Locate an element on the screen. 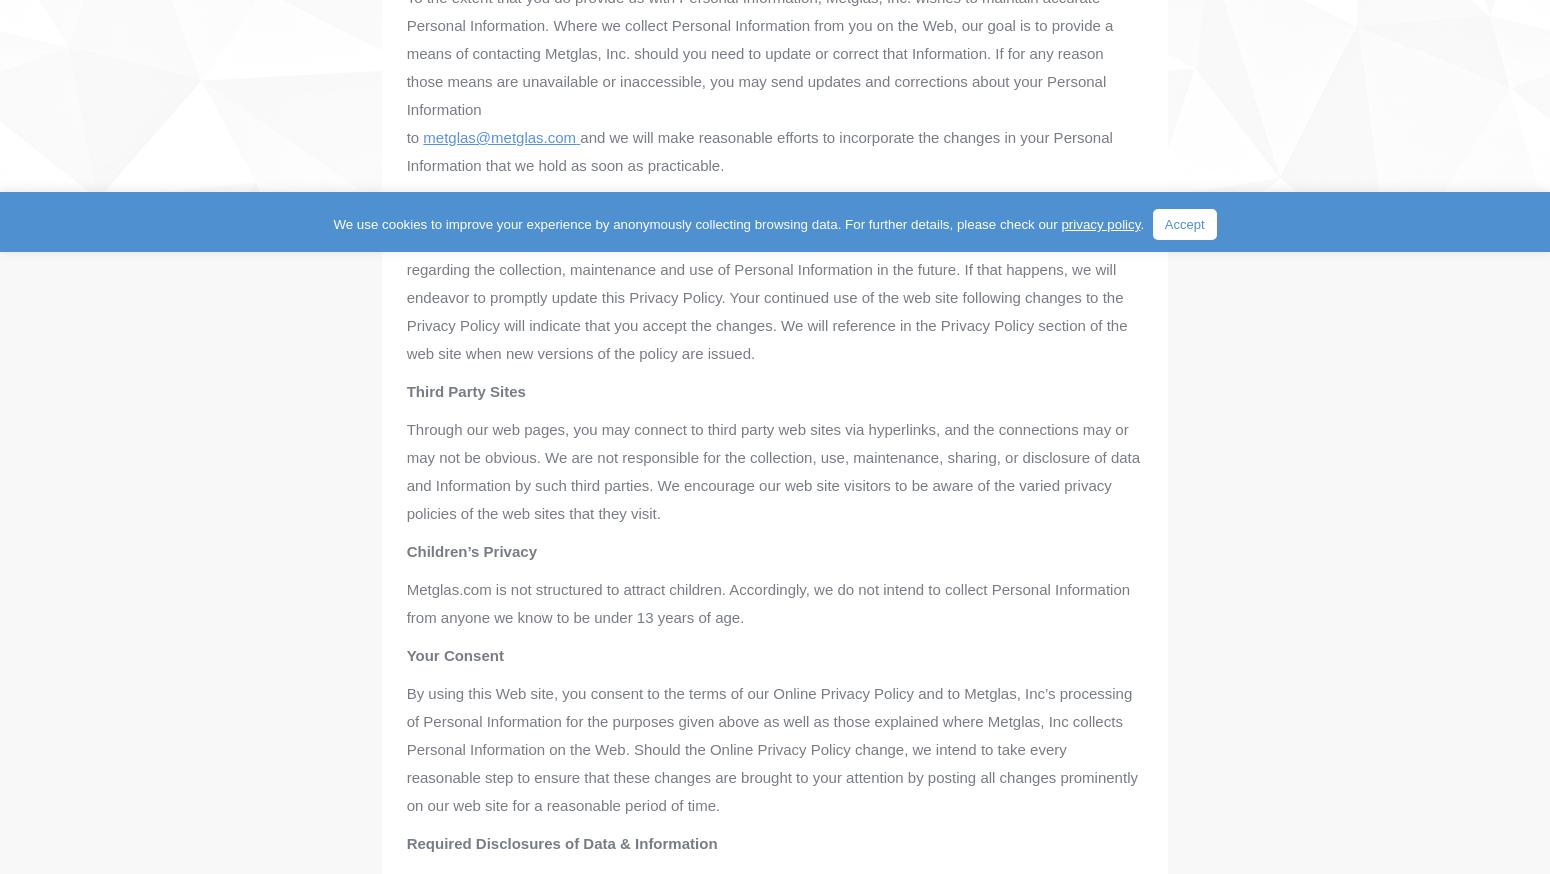 The height and width of the screenshot is (874, 1550). 'Third Party Sites' is located at coordinates (405, 391).